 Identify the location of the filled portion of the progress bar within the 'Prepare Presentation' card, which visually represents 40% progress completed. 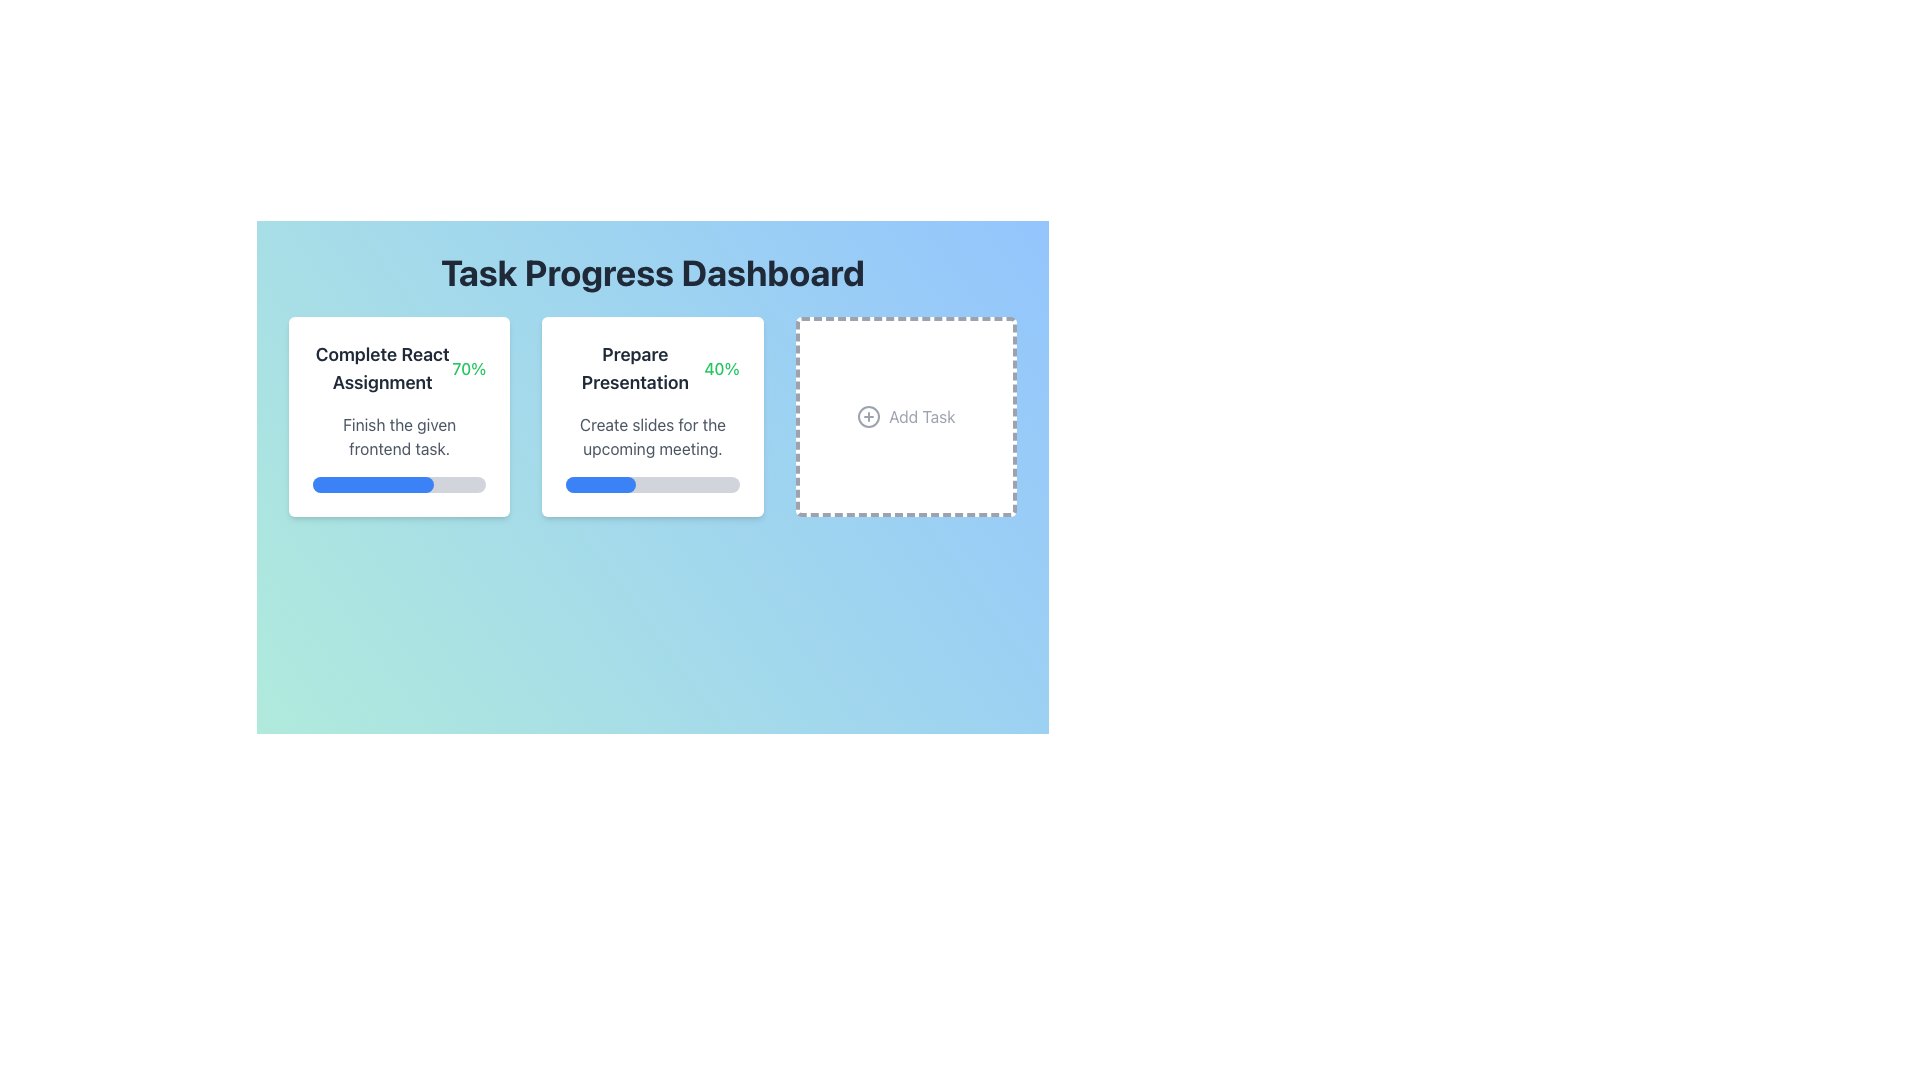
(599, 485).